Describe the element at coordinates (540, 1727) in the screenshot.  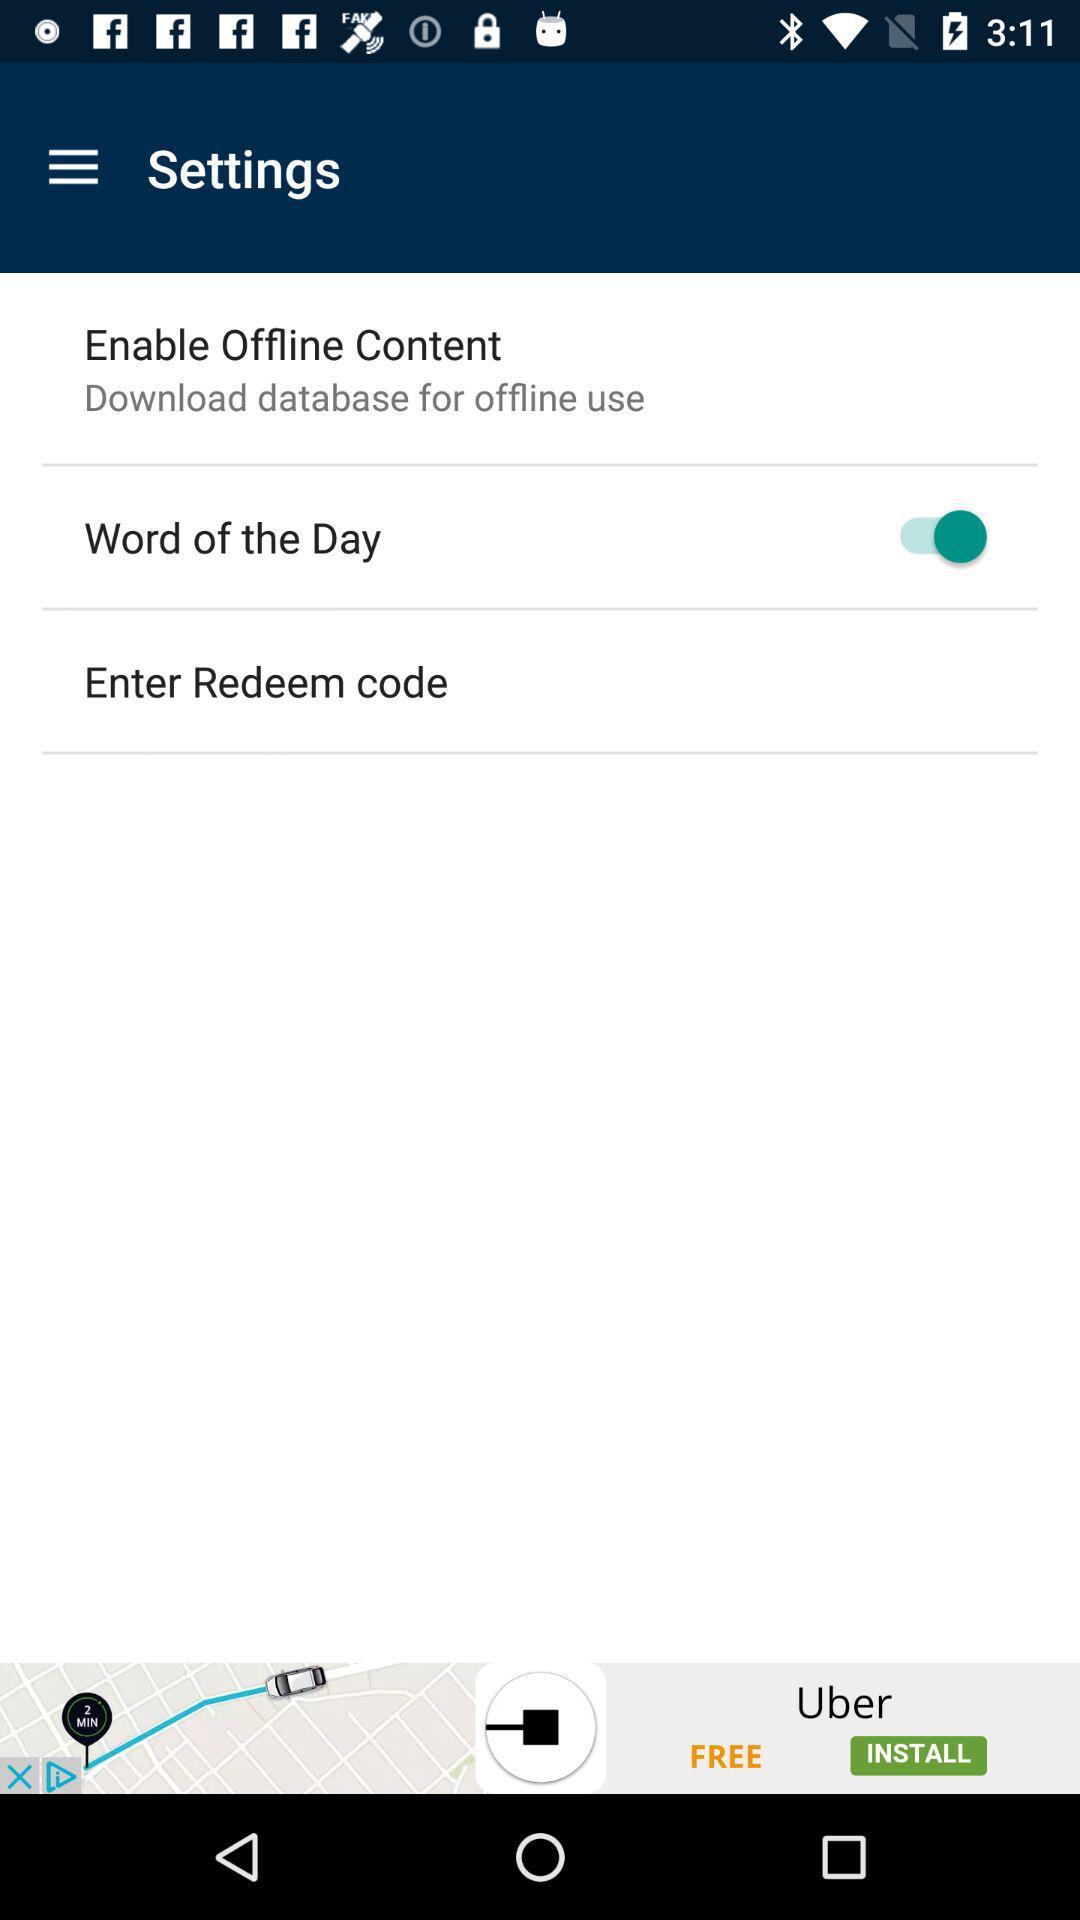
I see `advertisement` at that location.